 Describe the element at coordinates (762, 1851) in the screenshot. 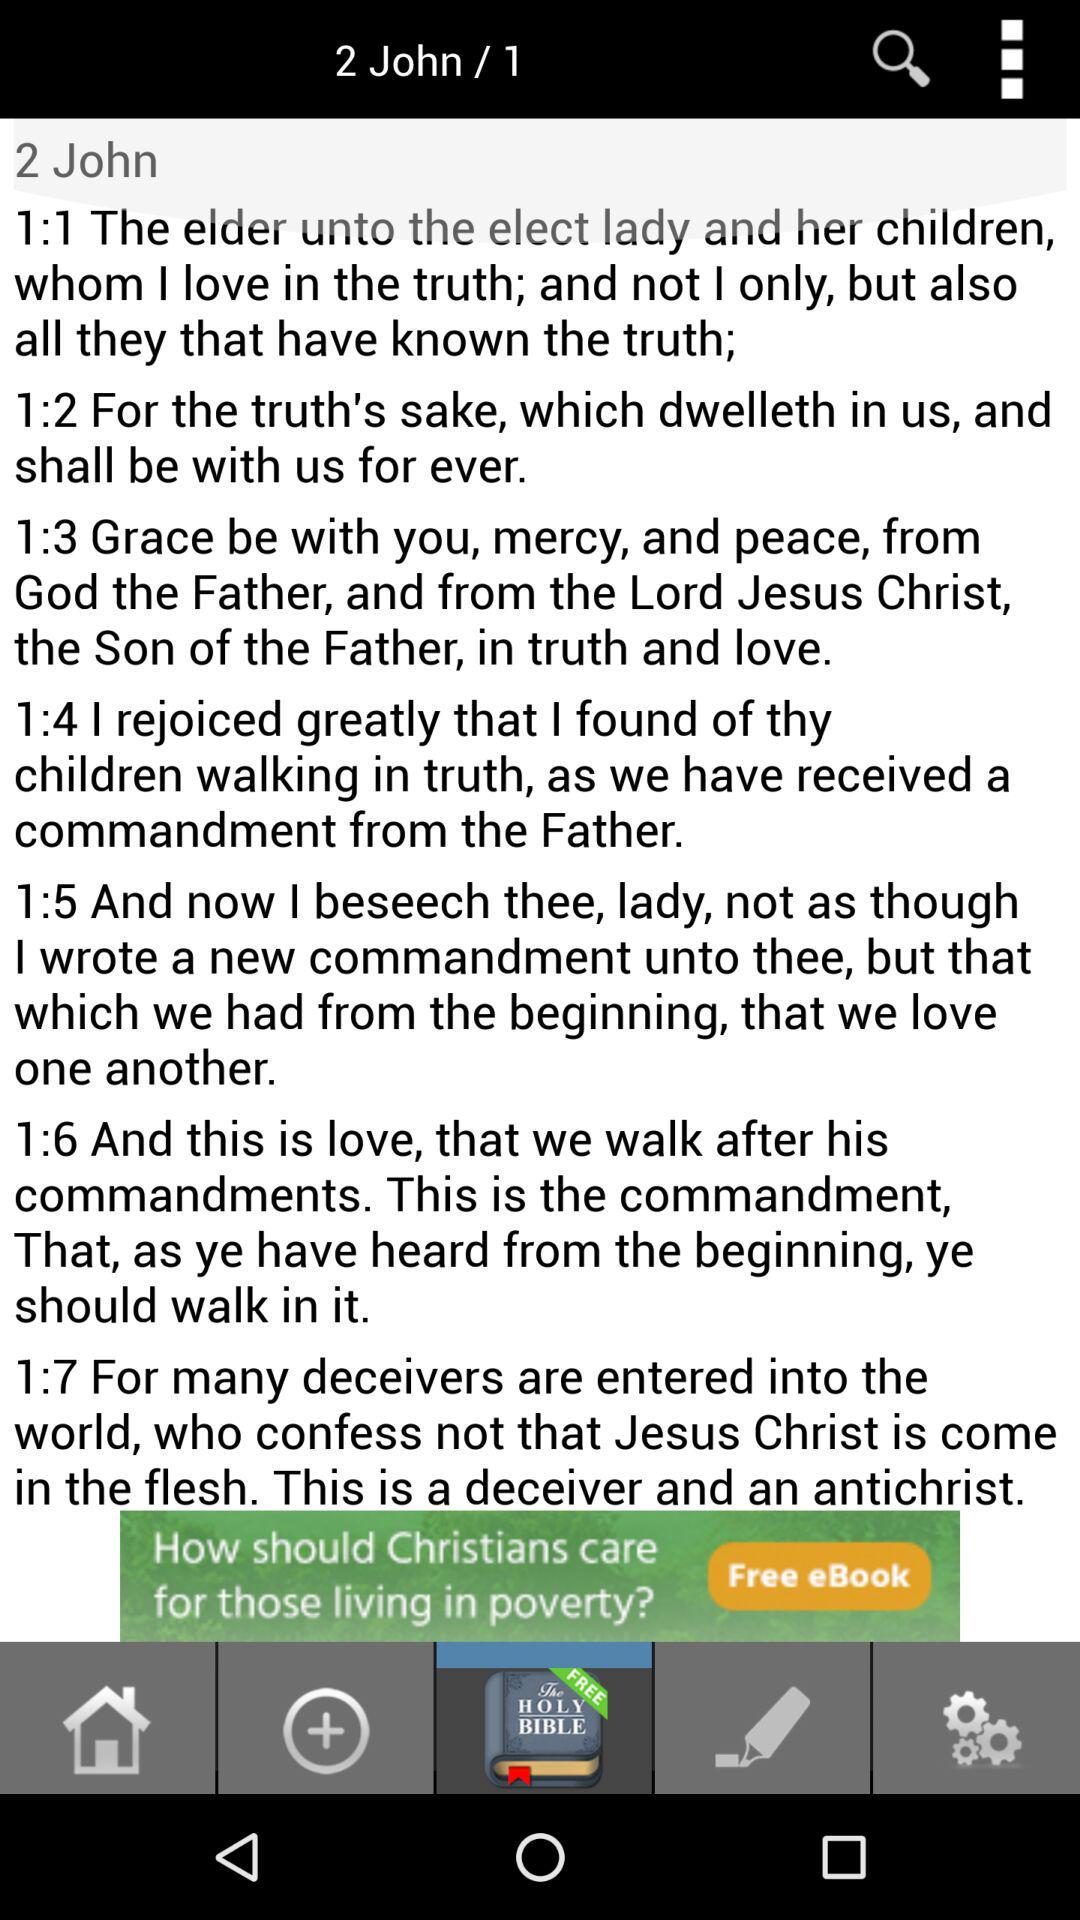

I see `the edit icon` at that location.